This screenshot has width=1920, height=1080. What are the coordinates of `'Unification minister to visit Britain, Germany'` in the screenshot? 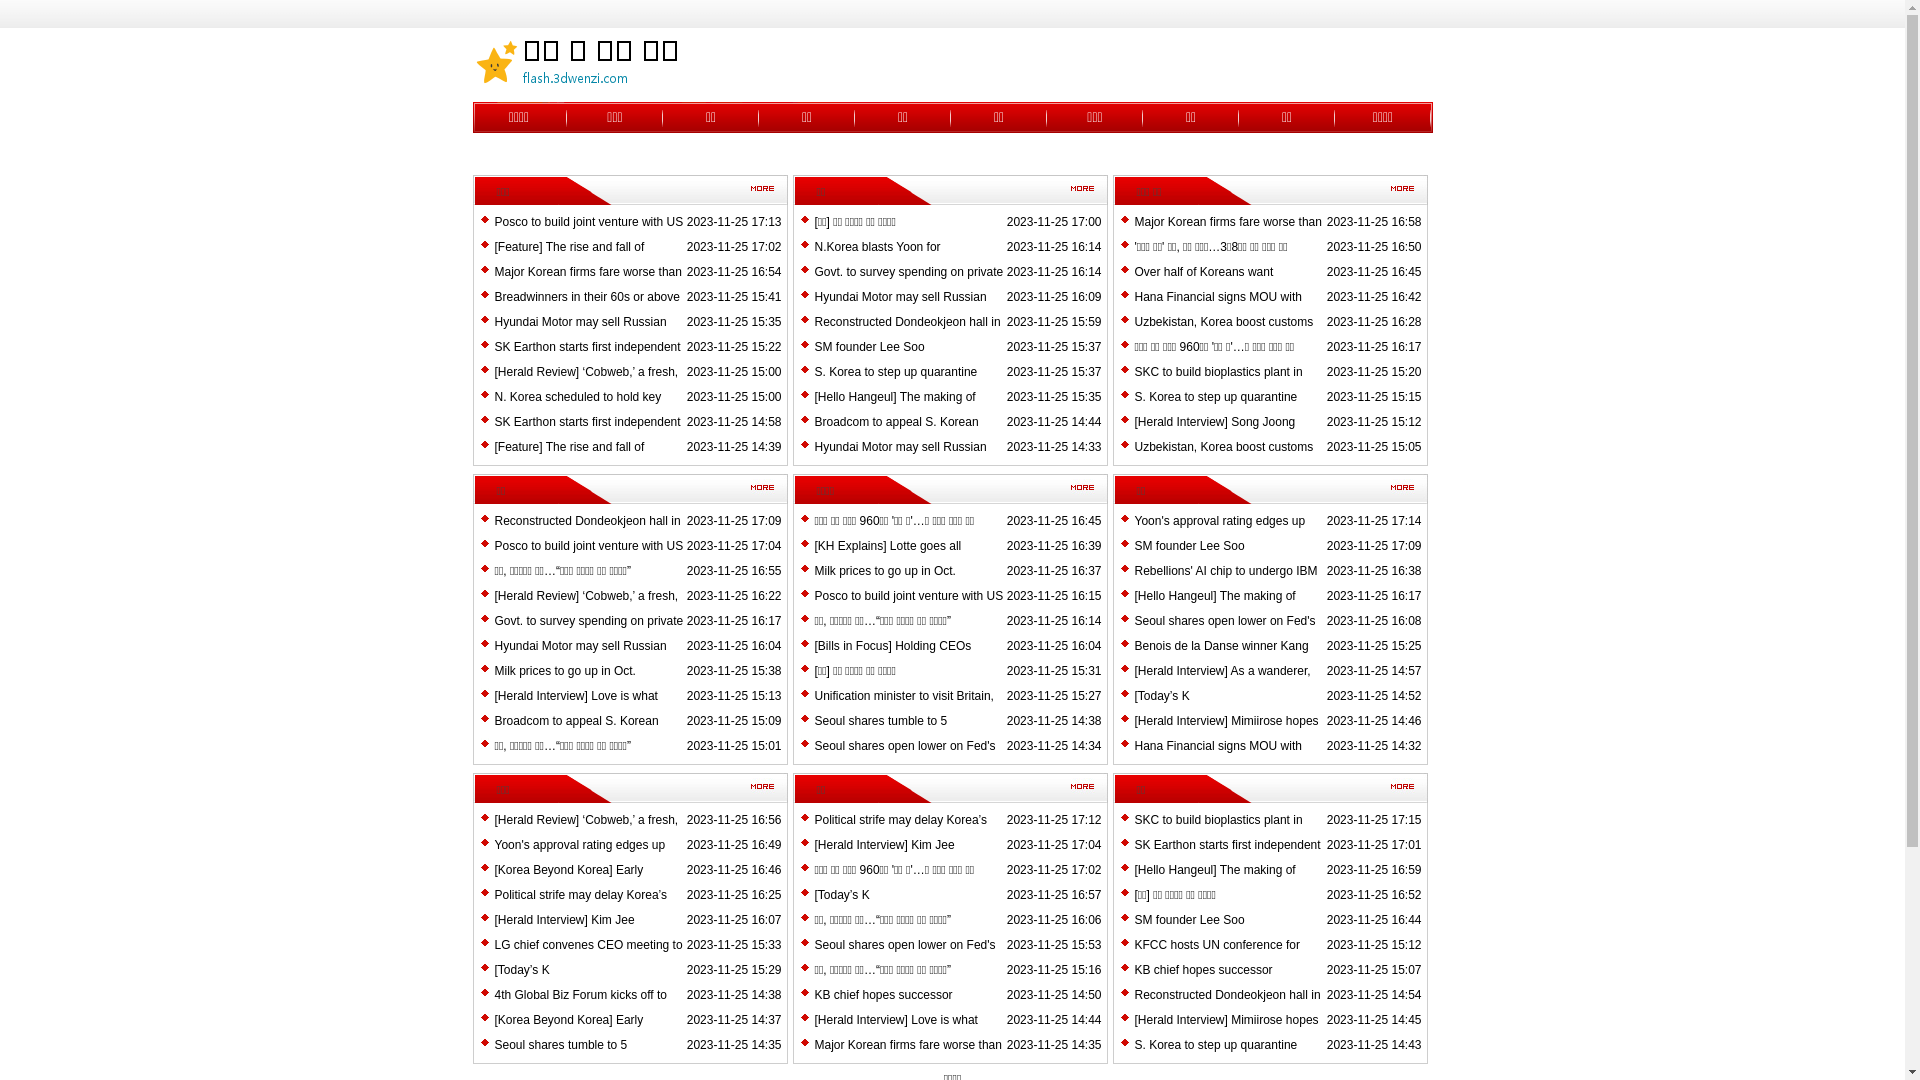 It's located at (902, 707).